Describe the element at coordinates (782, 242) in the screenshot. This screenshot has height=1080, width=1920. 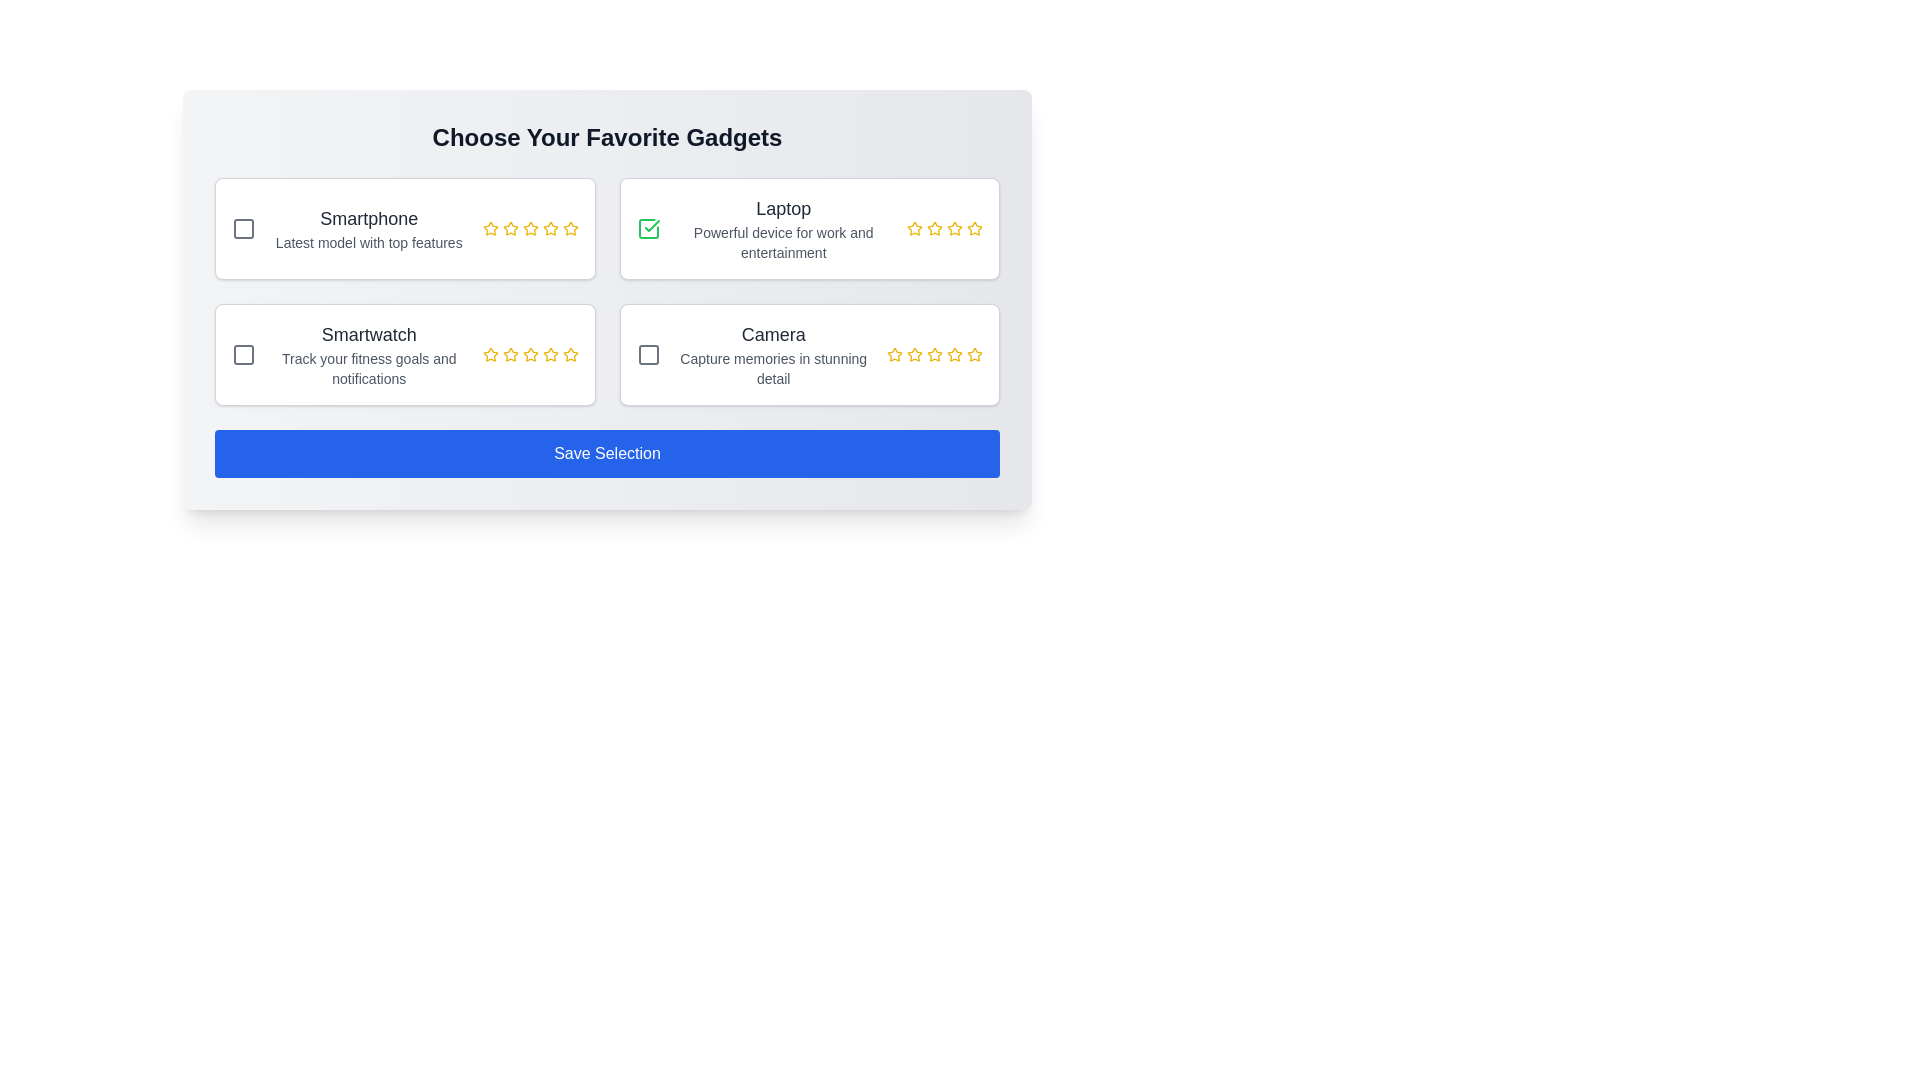
I see `the descriptive label element displaying 'Powerful device for work and entertainment' located below the 'Laptop' heading in the top-right quadrant of the grid` at that location.